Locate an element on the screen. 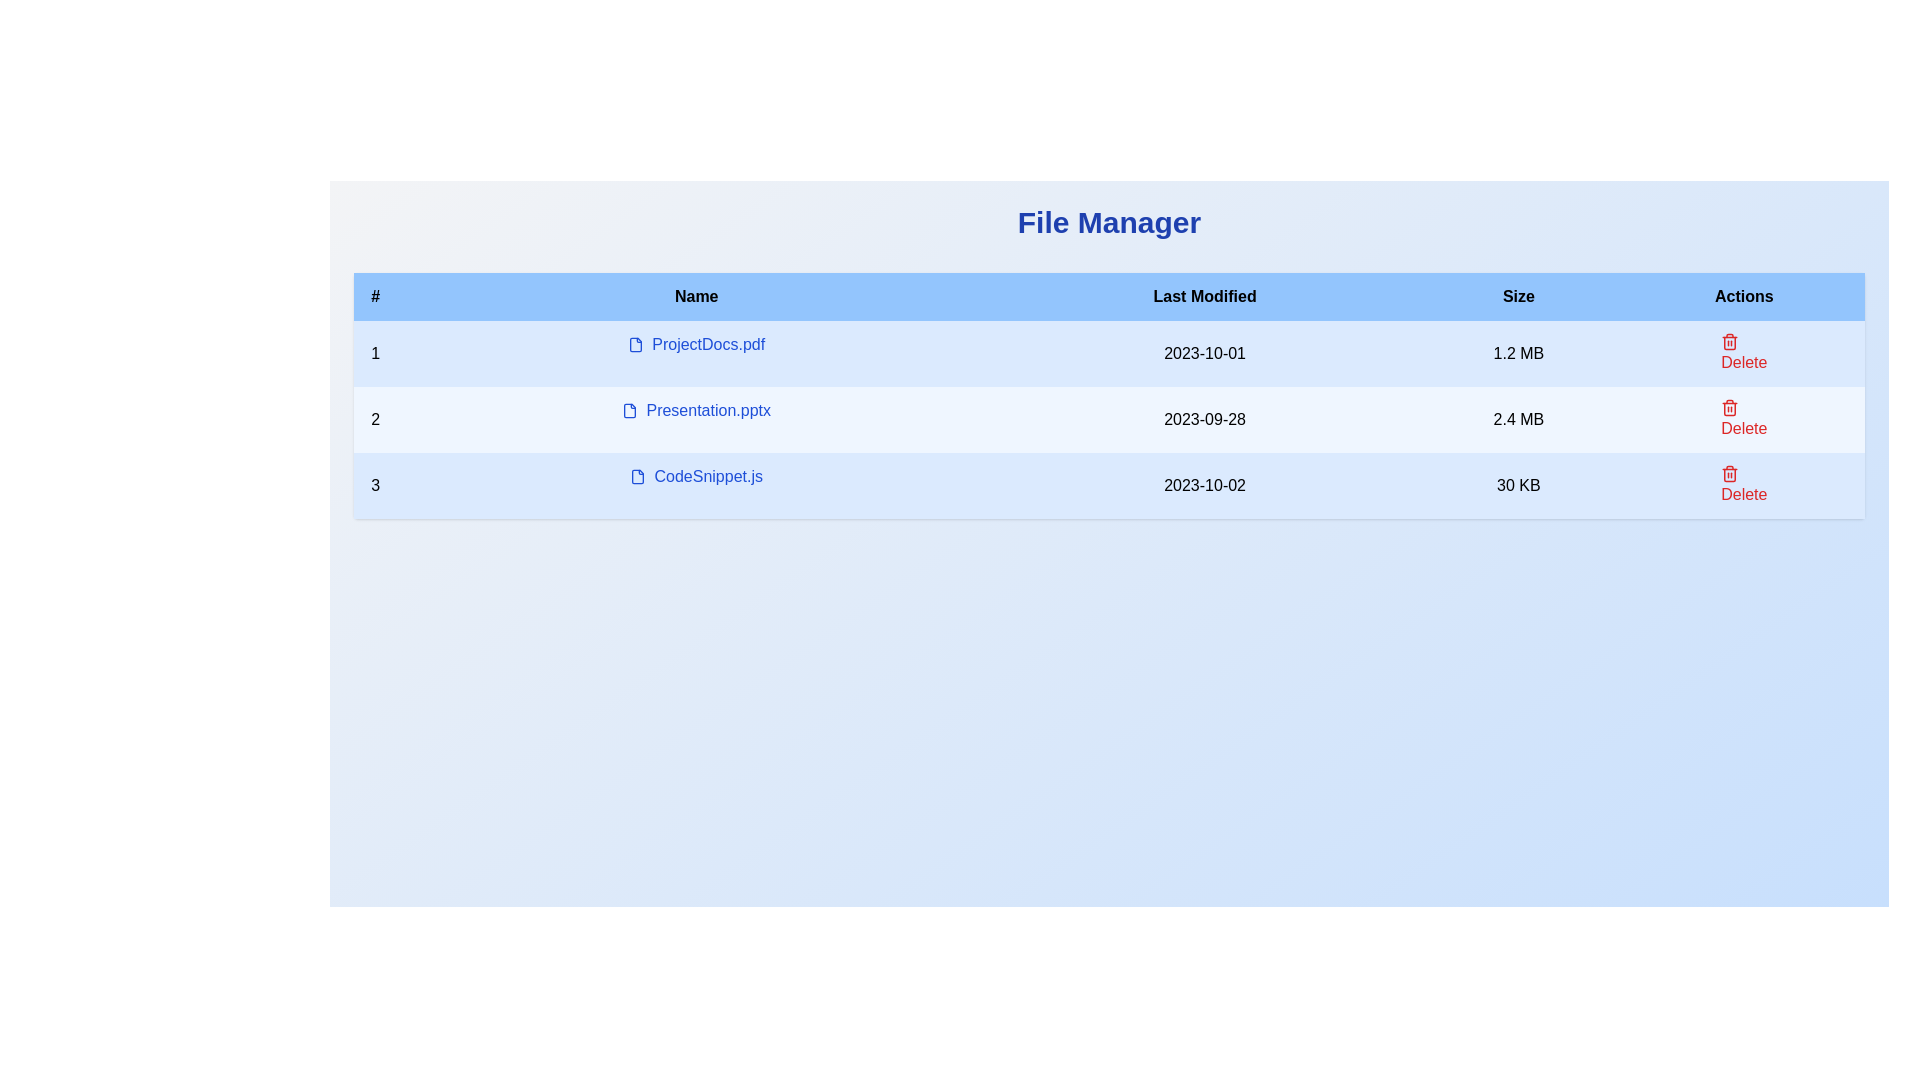 The width and height of the screenshot is (1920, 1080). the last modified date text element that is the third sibling in a table row, positioned between the file name and file size is located at coordinates (1204, 353).